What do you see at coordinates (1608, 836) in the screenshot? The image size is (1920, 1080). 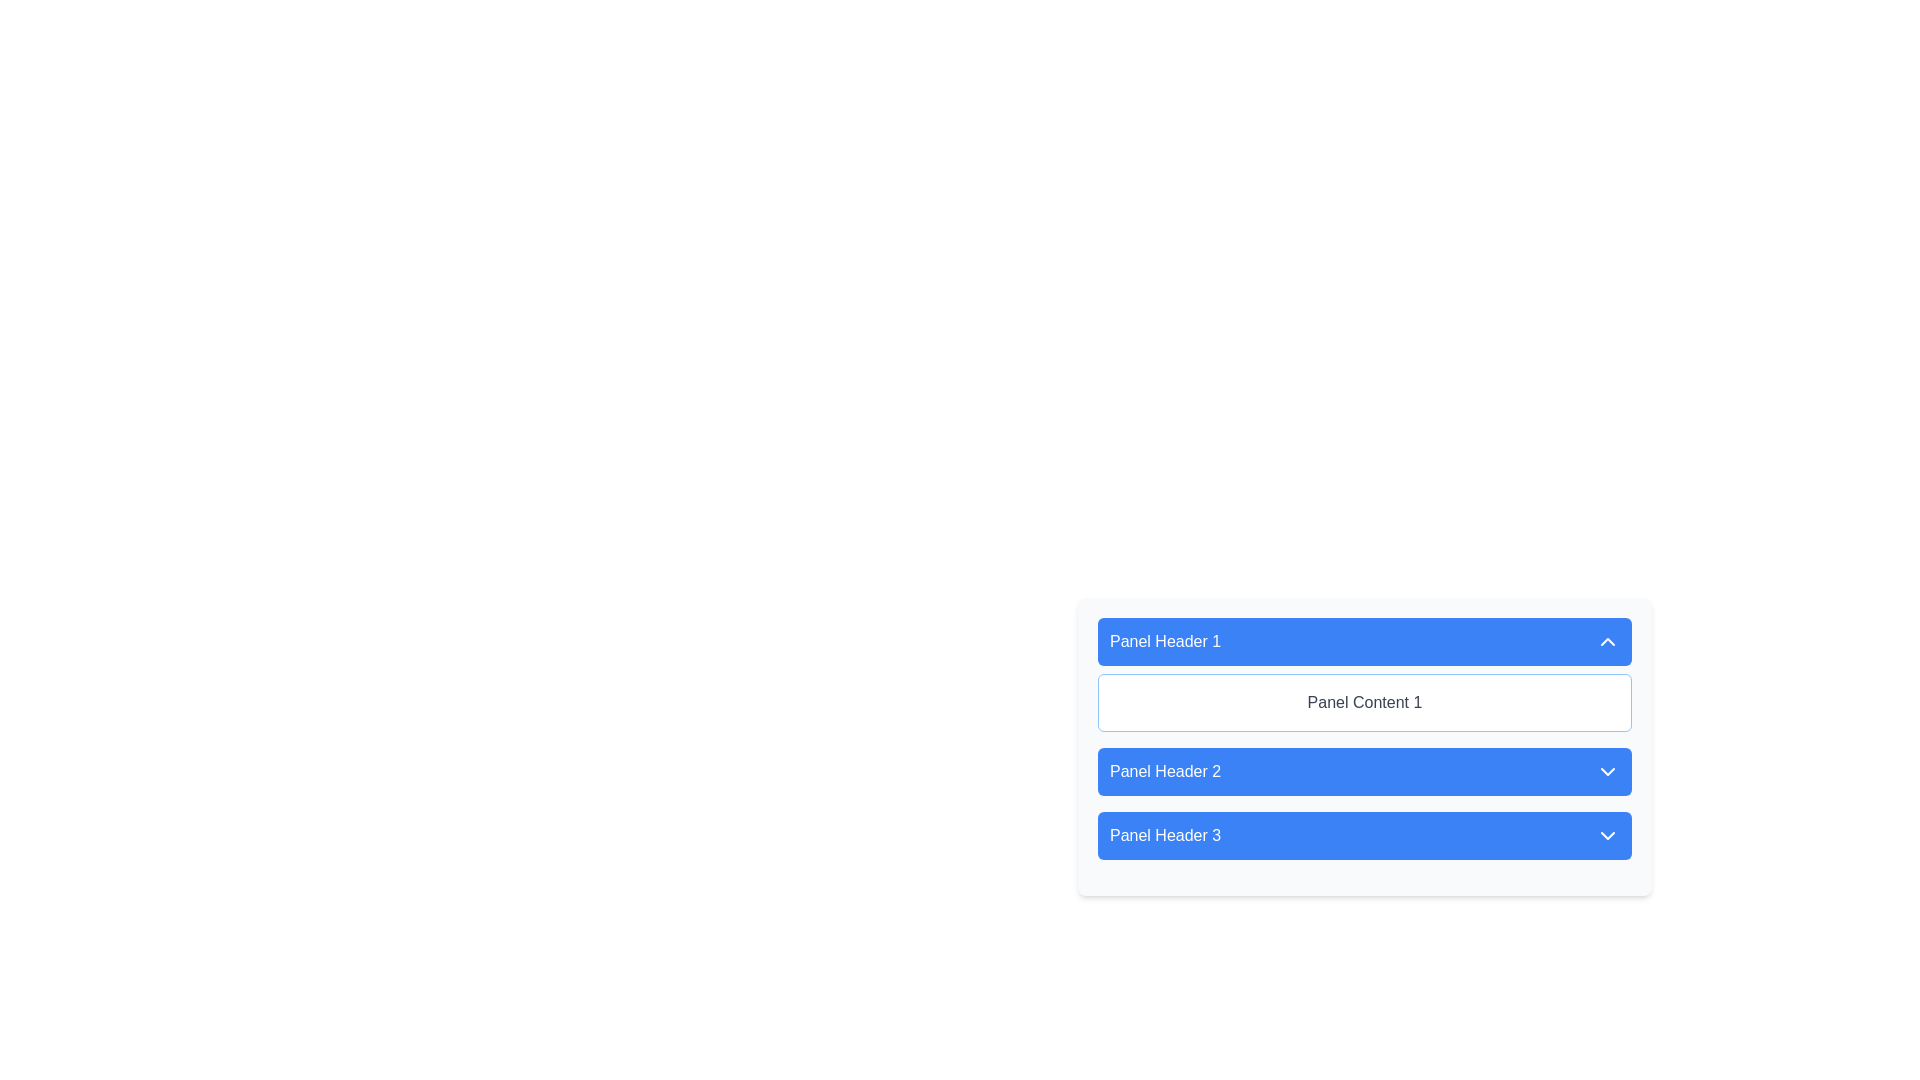 I see `the chevron-down arrow icon located on the right side of the 'Panel Header 3' section for interaction feedback` at bounding box center [1608, 836].